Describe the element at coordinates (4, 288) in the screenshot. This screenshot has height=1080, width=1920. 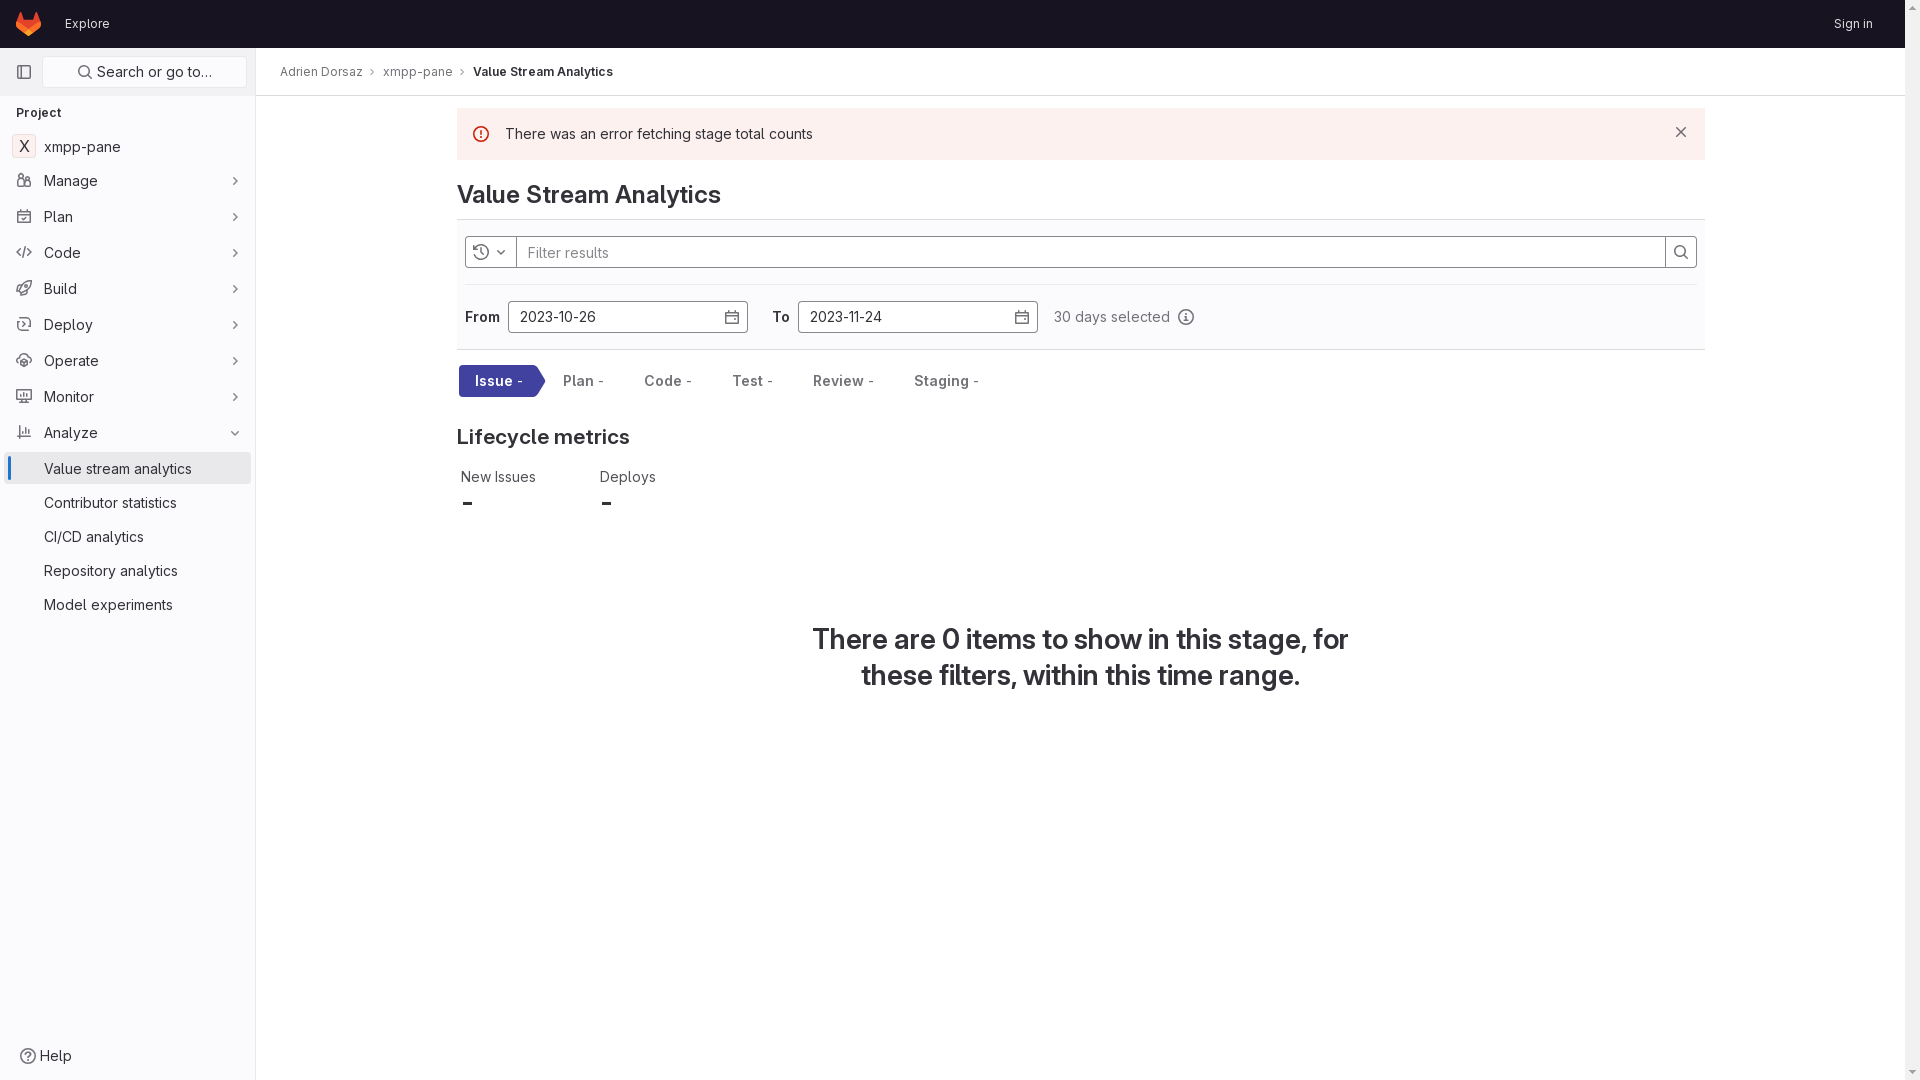
I see `'Build'` at that location.